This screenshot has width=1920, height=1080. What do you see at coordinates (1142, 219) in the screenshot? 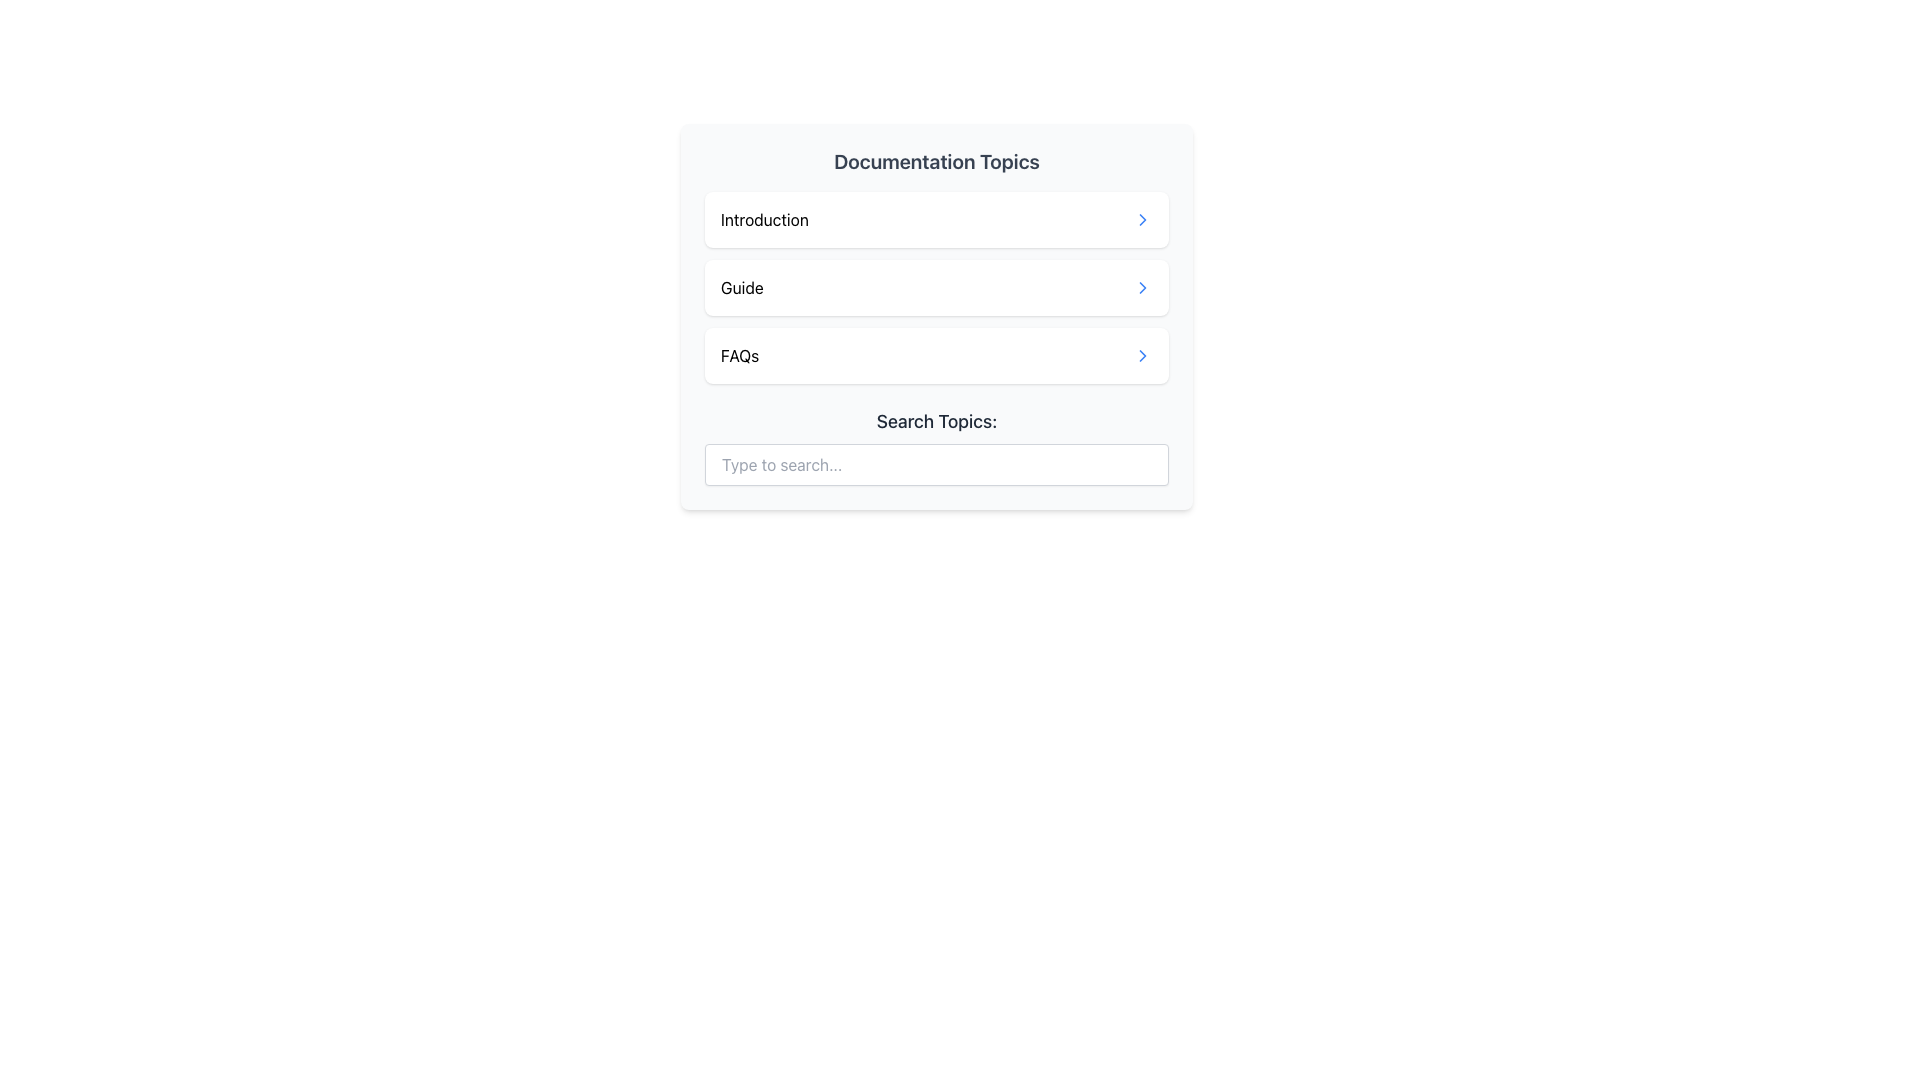
I see `the rightward chevron icon that serves as a visual indicator for the 'Introduction' section in the 'Documentation Topics' interface` at bounding box center [1142, 219].